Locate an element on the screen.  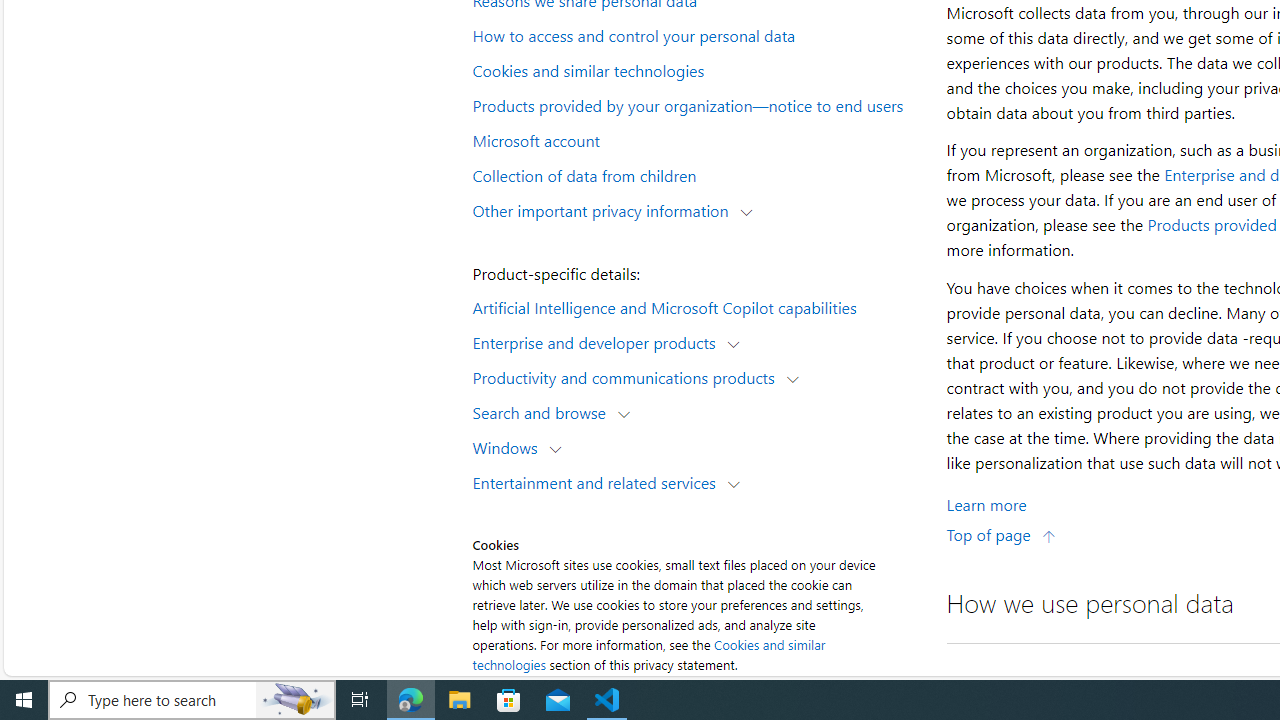
'How to access and control your personal data' is located at coordinates (696, 35).